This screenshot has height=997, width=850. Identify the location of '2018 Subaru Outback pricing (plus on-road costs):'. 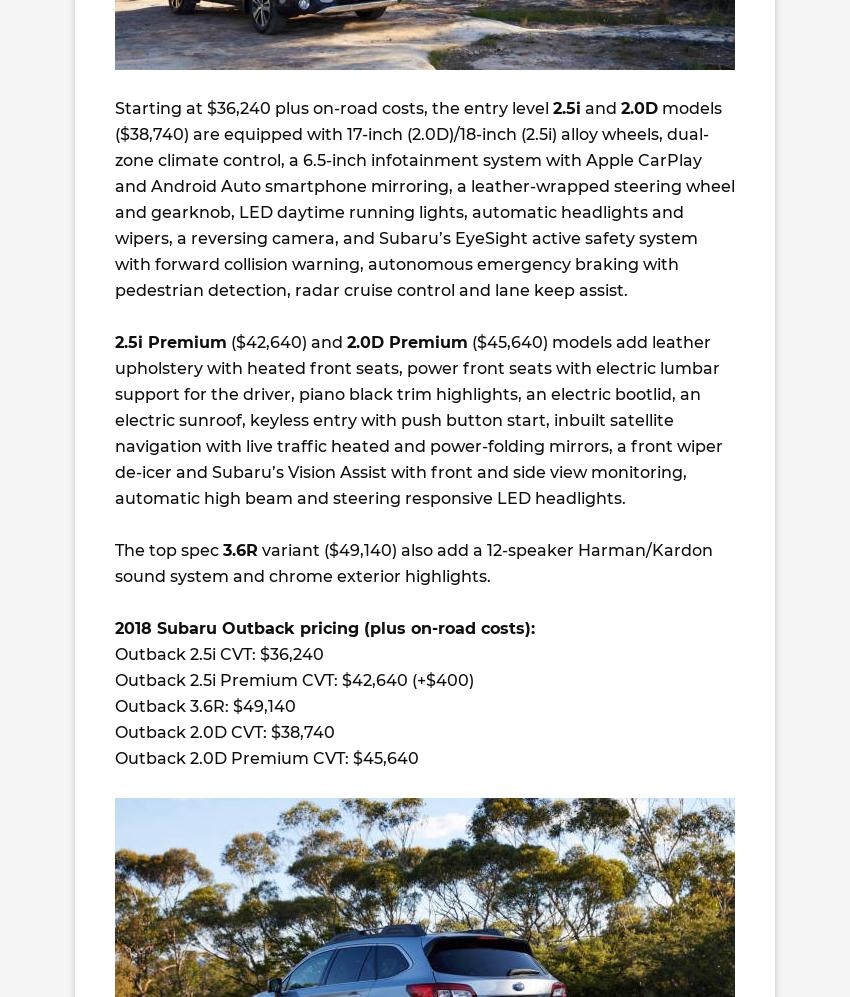
(325, 627).